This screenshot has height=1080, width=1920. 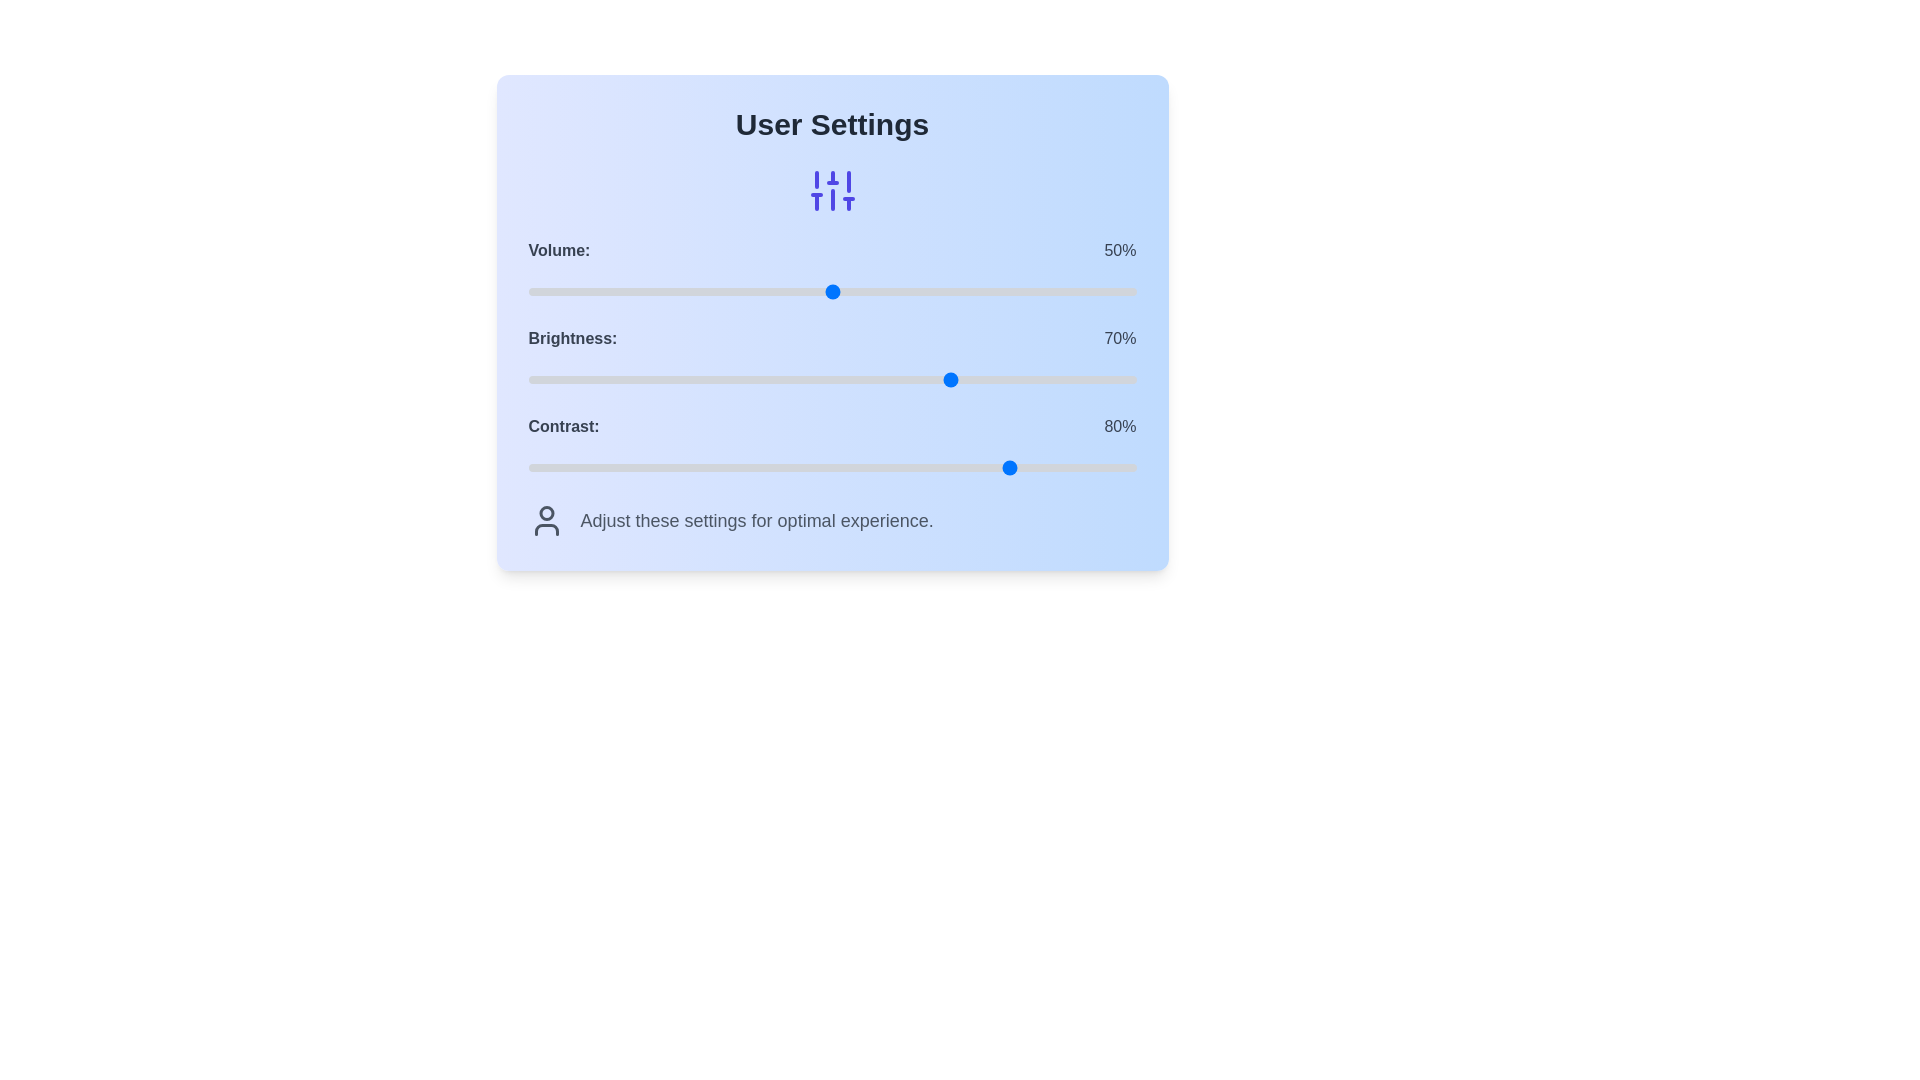 What do you see at coordinates (704, 467) in the screenshot?
I see `the contrast` at bounding box center [704, 467].